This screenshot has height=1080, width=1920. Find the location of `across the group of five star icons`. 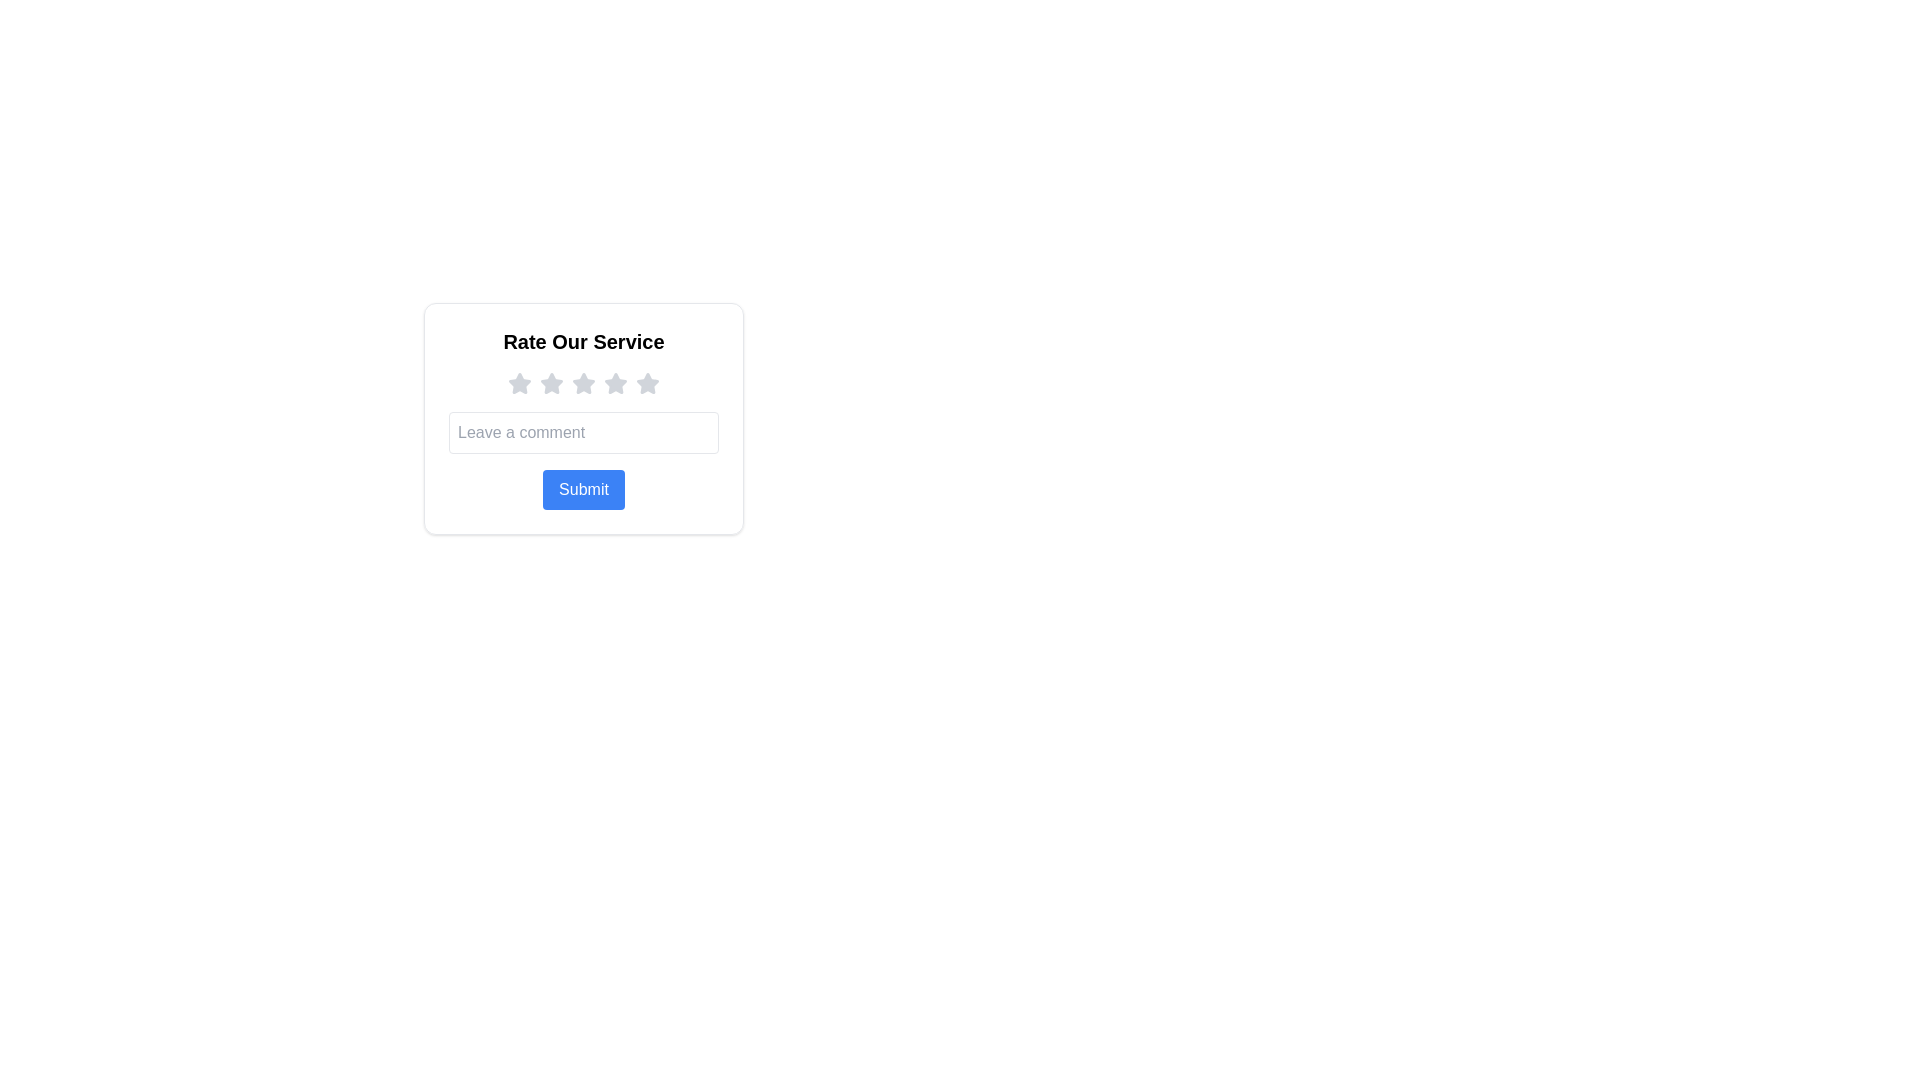

across the group of five star icons is located at coordinates (583, 384).